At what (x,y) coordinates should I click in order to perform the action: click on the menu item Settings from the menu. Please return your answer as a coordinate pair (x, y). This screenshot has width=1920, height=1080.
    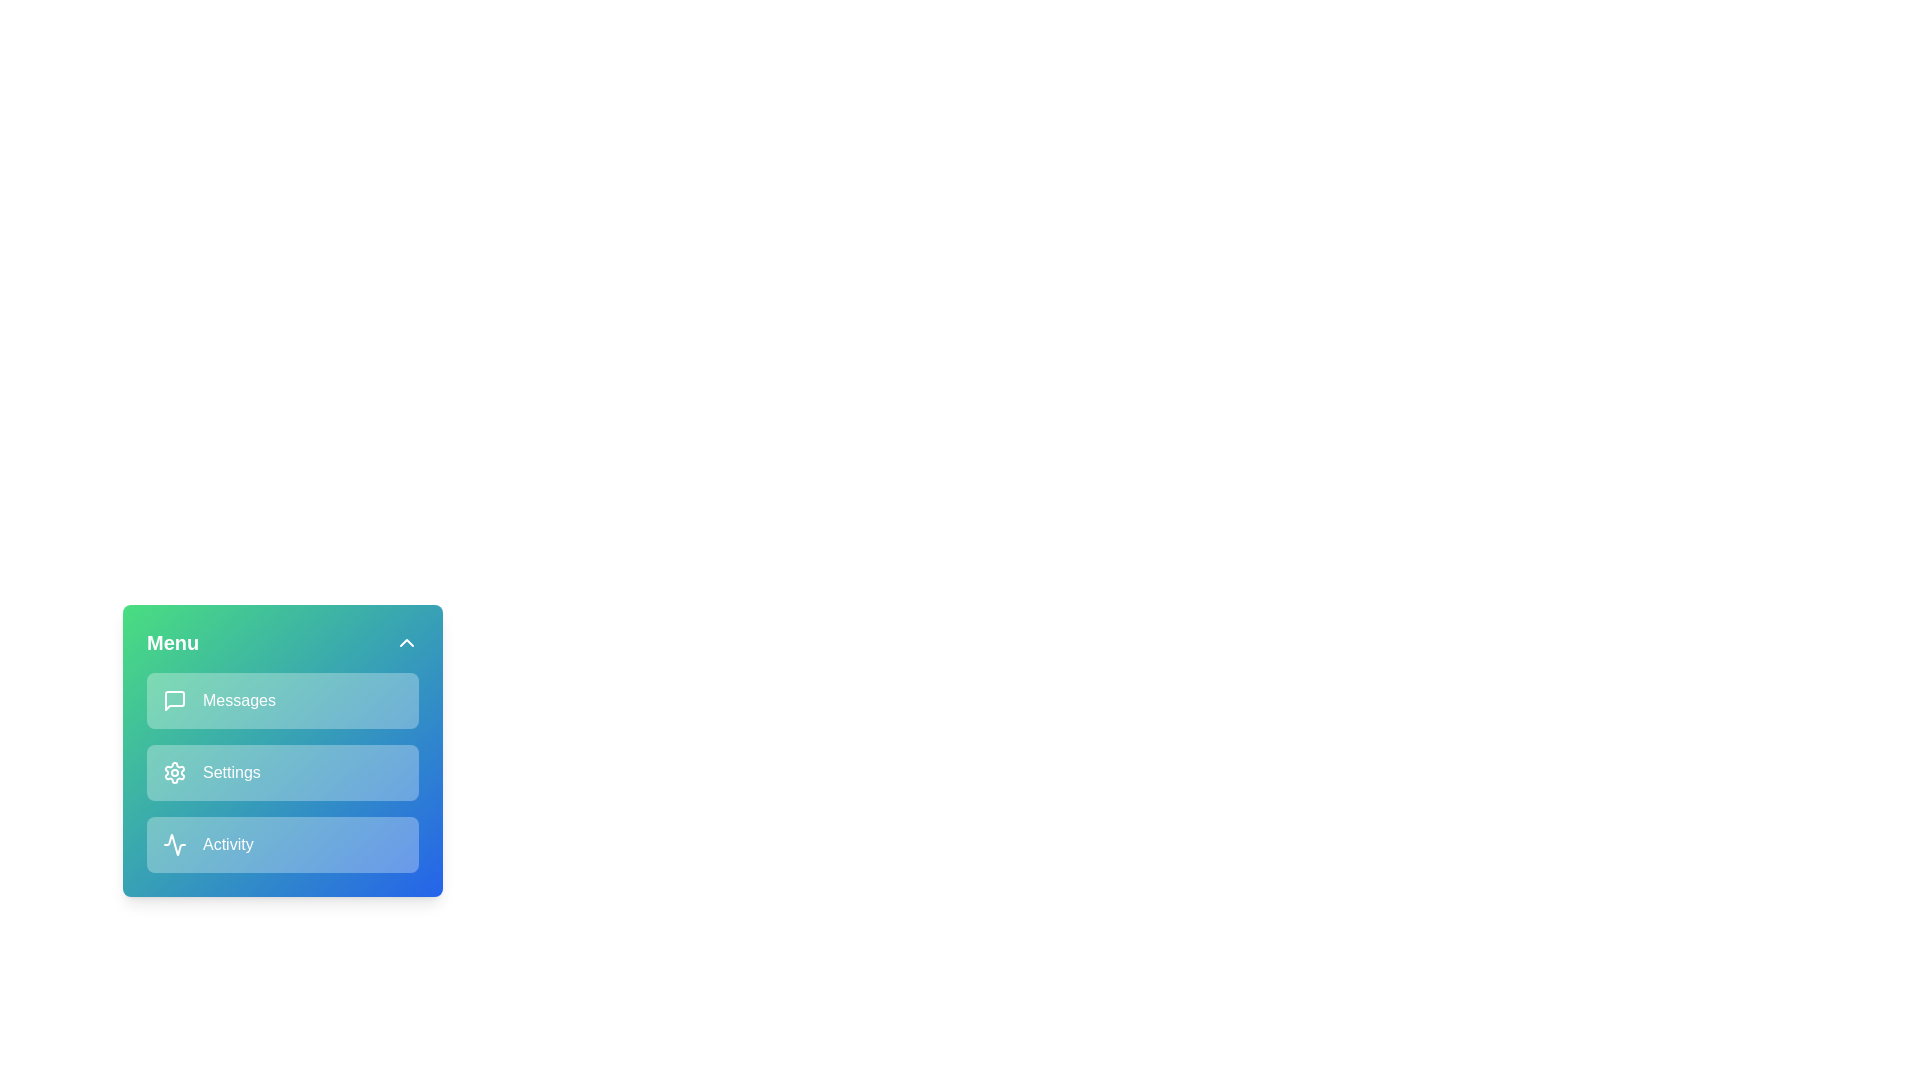
    Looking at the image, I should click on (282, 771).